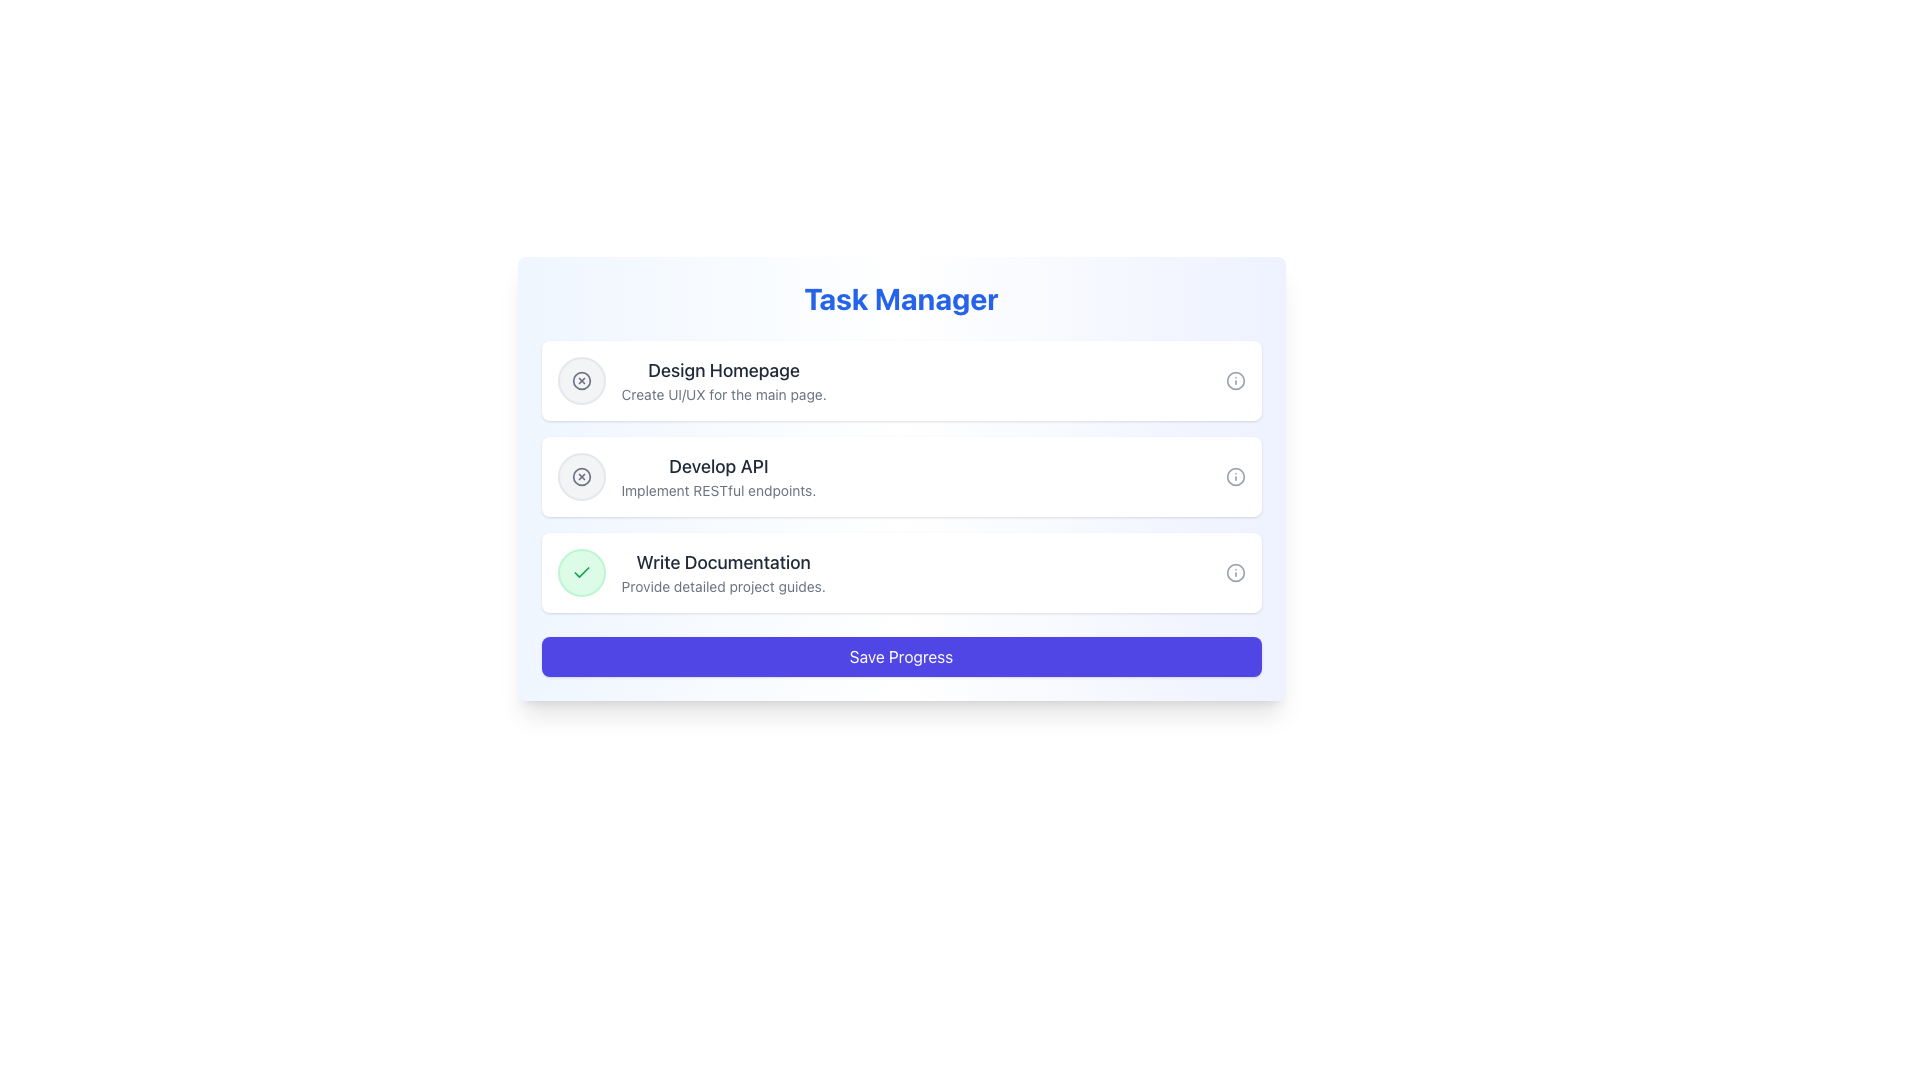  What do you see at coordinates (580, 381) in the screenshot?
I see `the removal icon located in the second task item titled 'Develop API' in the task manager interface` at bounding box center [580, 381].